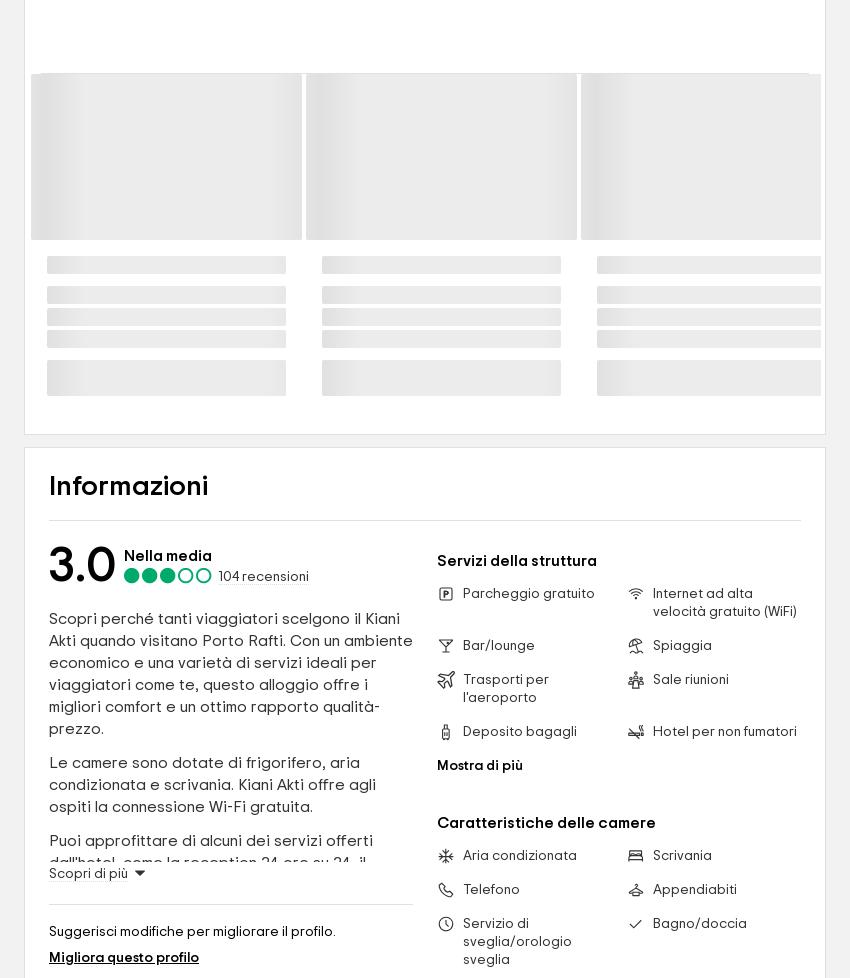 This screenshot has width=850, height=978. Describe the element at coordinates (211, 782) in the screenshot. I see `'Le camere sono dotate di frigorifero, aria condizionata e scrivania. Kiani Akti offre agli ospiti la connessione Wi-Fi gratuita.'` at that location.